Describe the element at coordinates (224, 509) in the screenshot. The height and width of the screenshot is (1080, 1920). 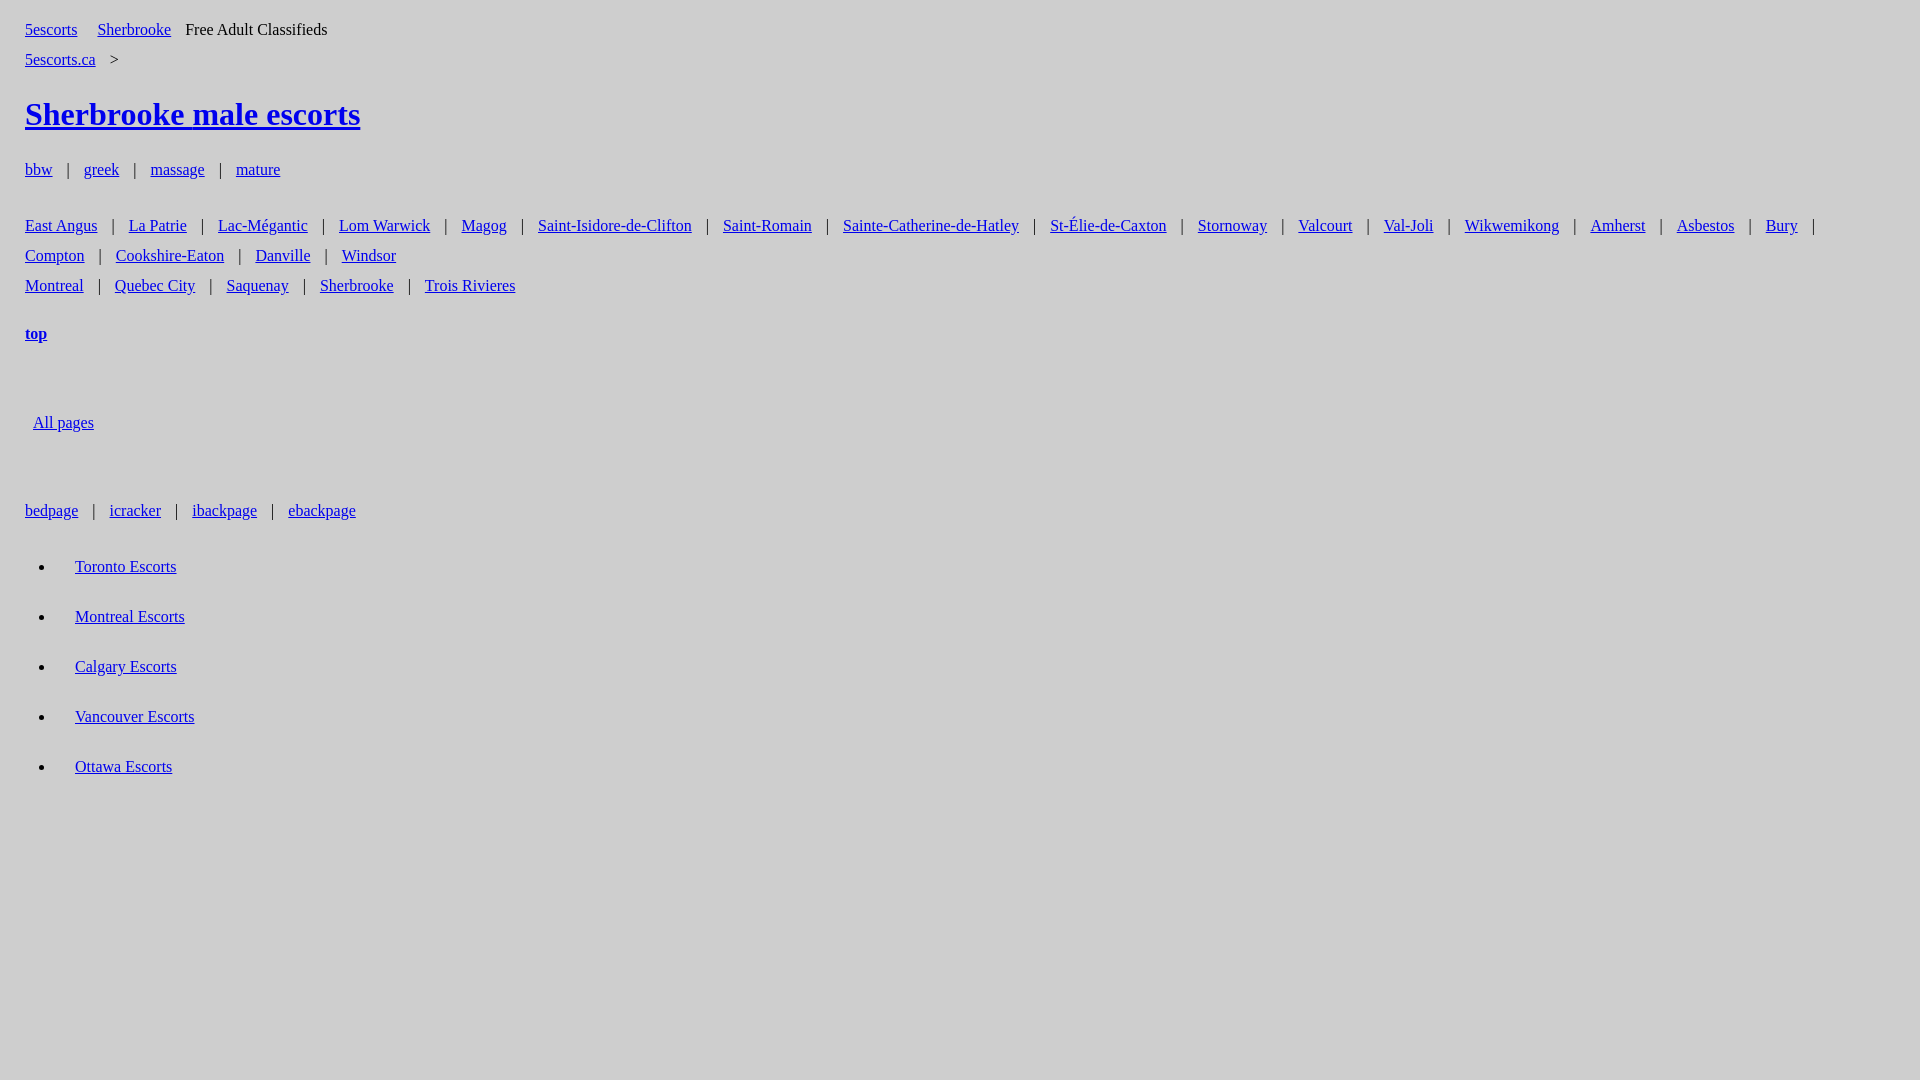
I see `'ibackpage'` at that location.